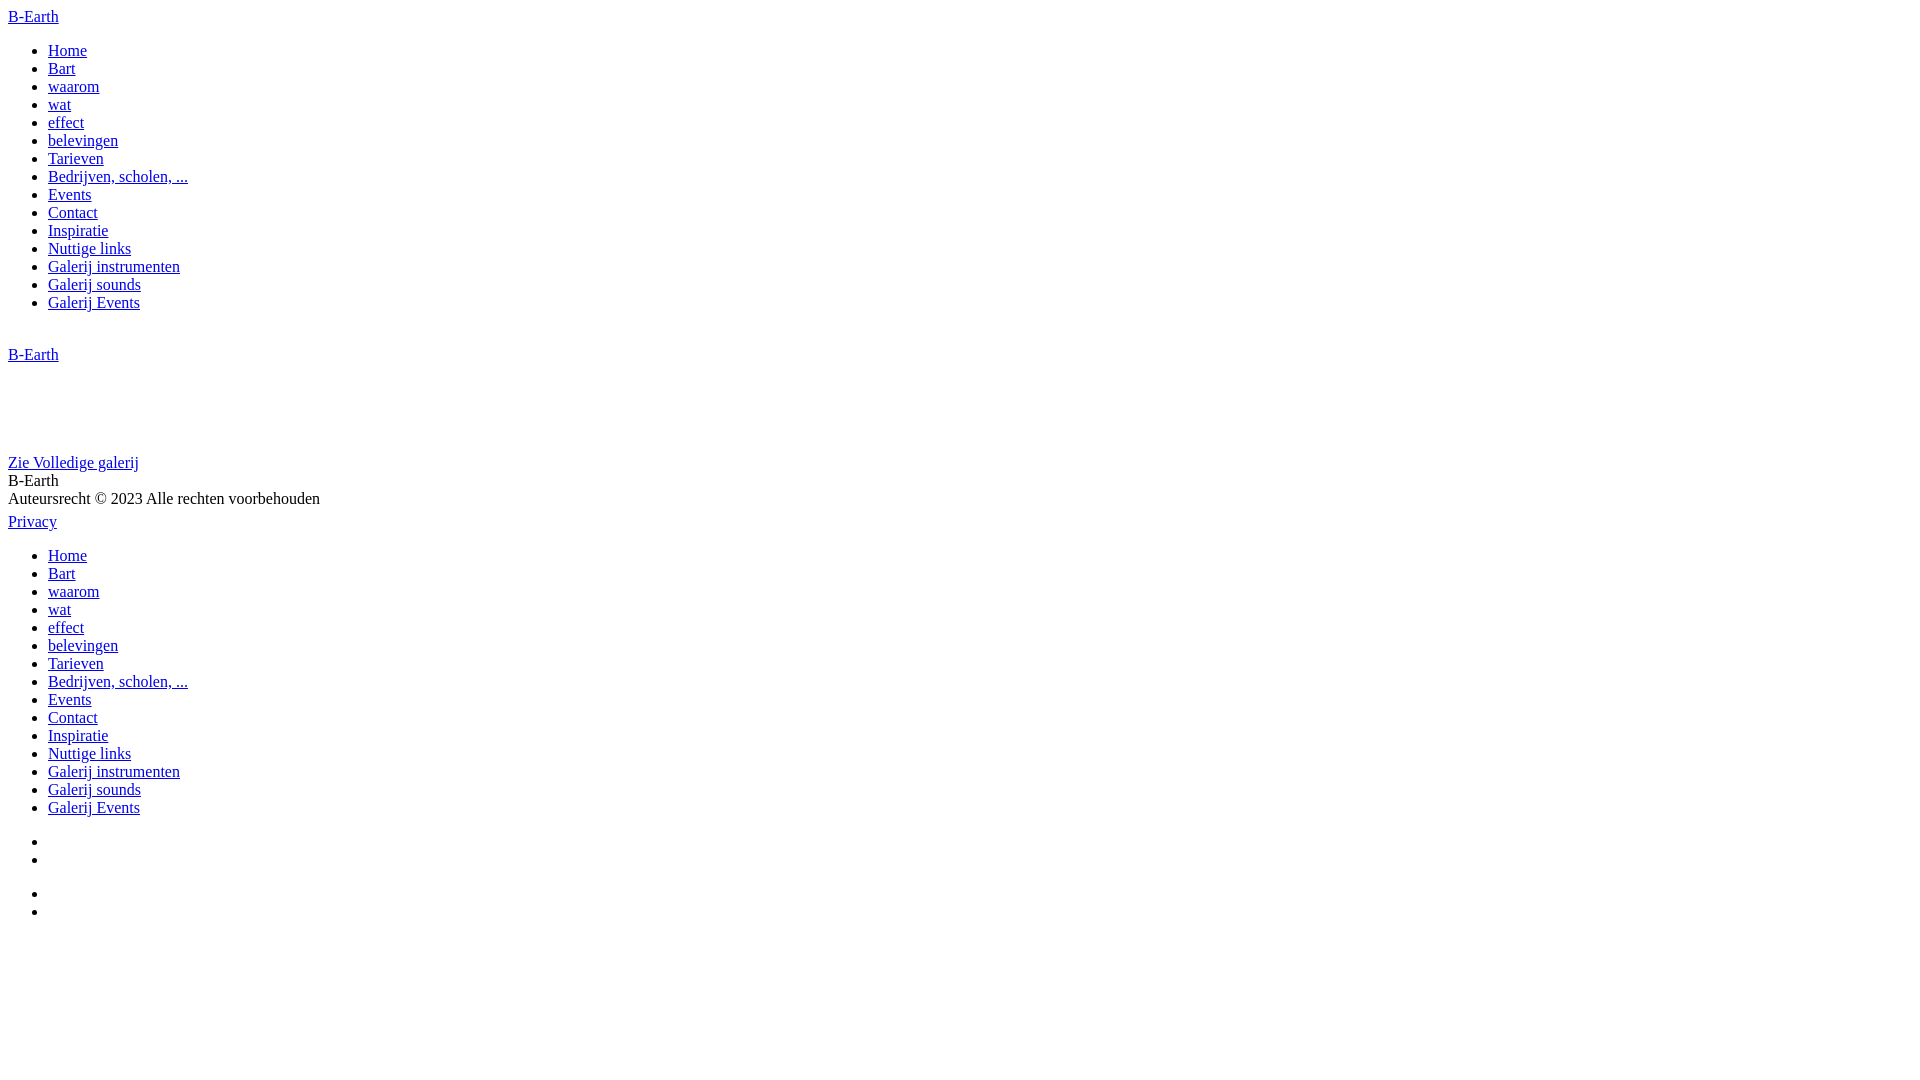 The image size is (1920, 1080). Describe the element at coordinates (48, 247) in the screenshot. I see `'Nuttige links'` at that location.